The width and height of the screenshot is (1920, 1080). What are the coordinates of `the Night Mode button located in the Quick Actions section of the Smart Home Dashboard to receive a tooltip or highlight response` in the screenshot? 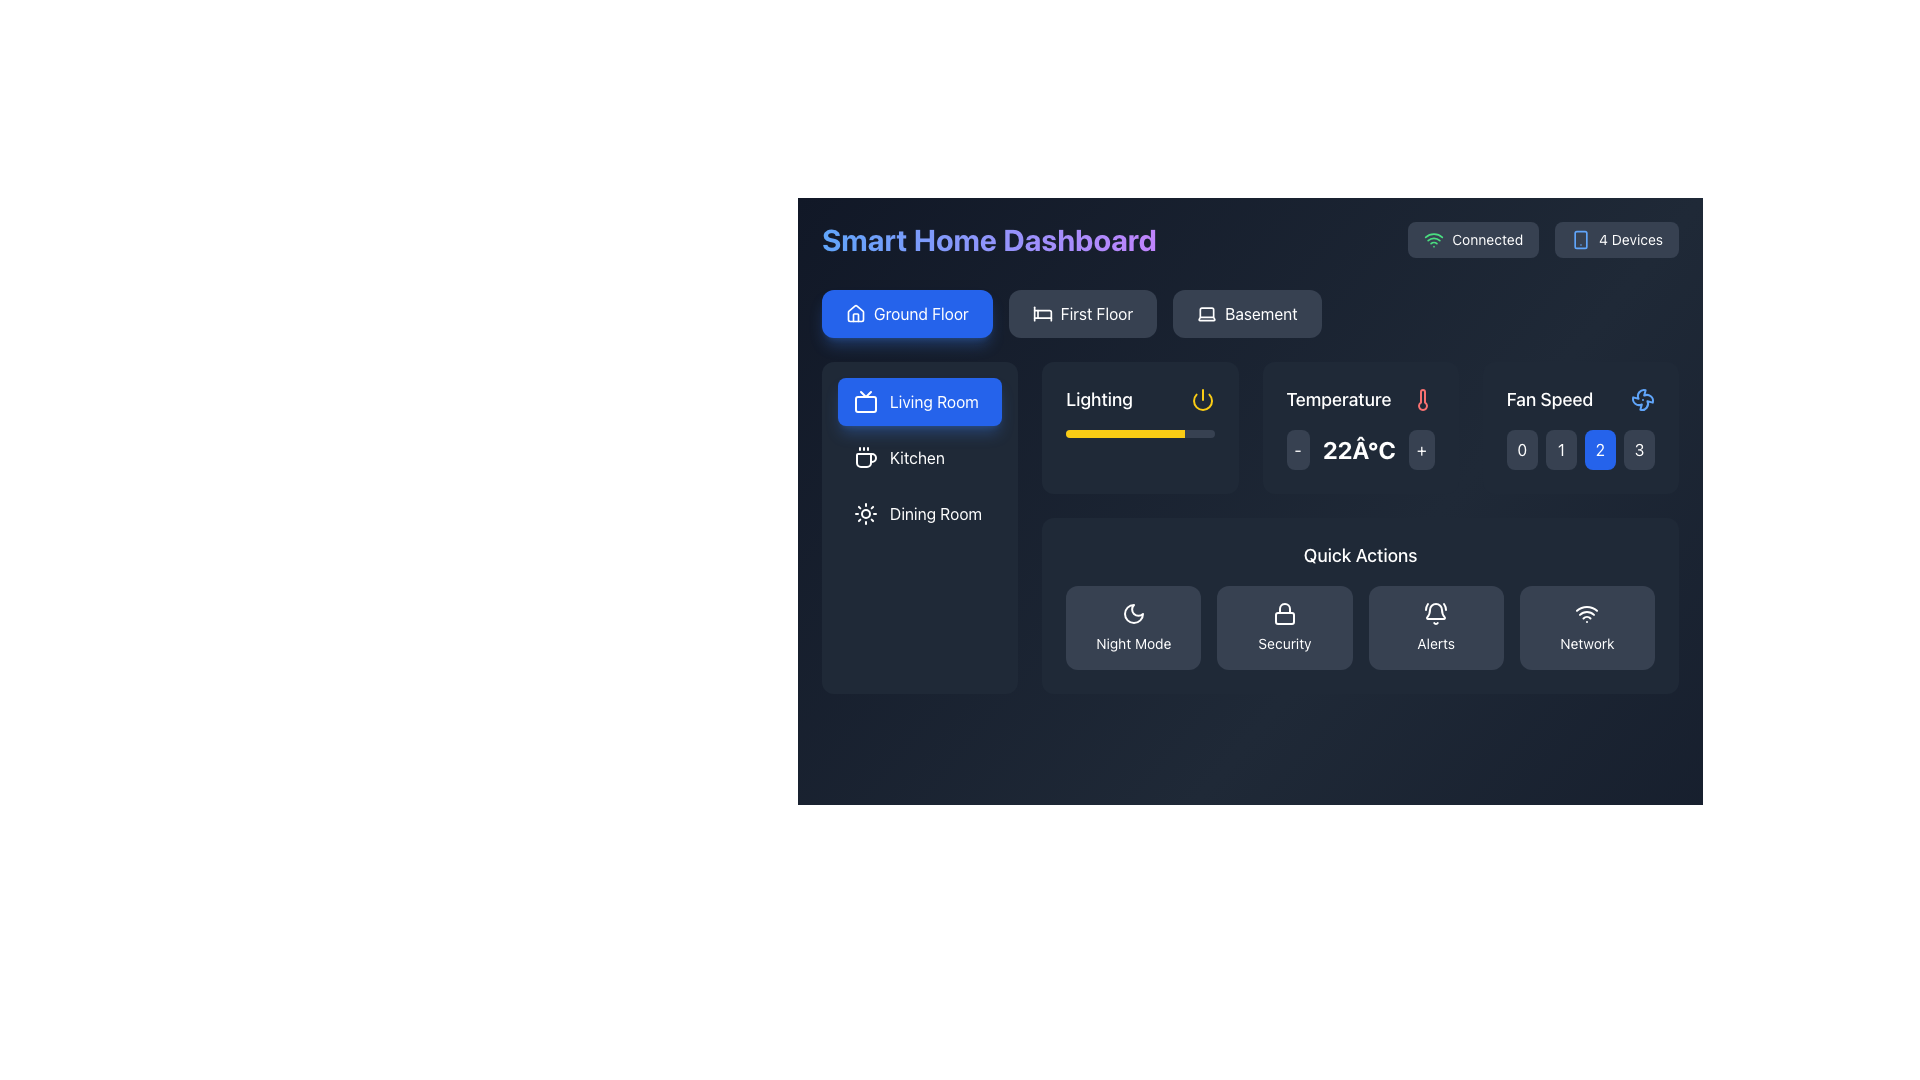 It's located at (1133, 627).